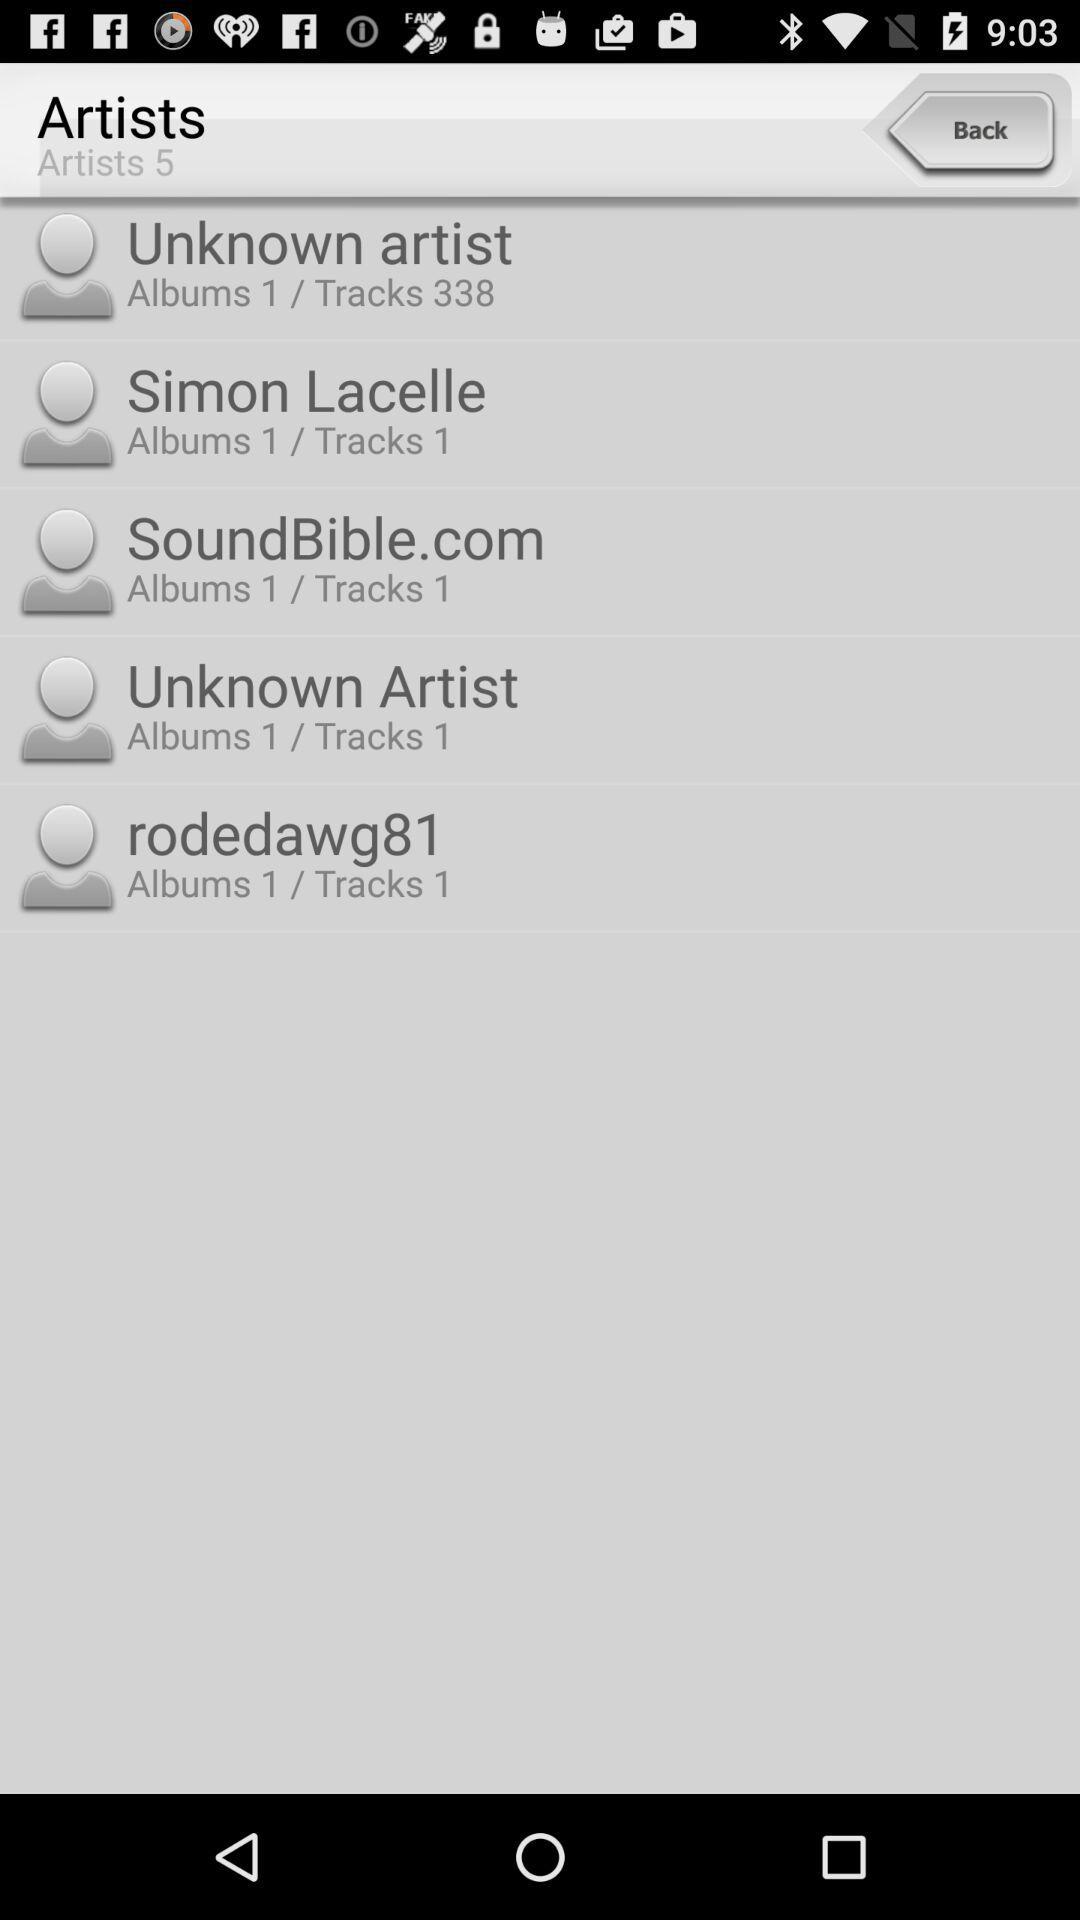  Describe the element at coordinates (965, 129) in the screenshot. I see `the item to the right of the artists item` at that location.